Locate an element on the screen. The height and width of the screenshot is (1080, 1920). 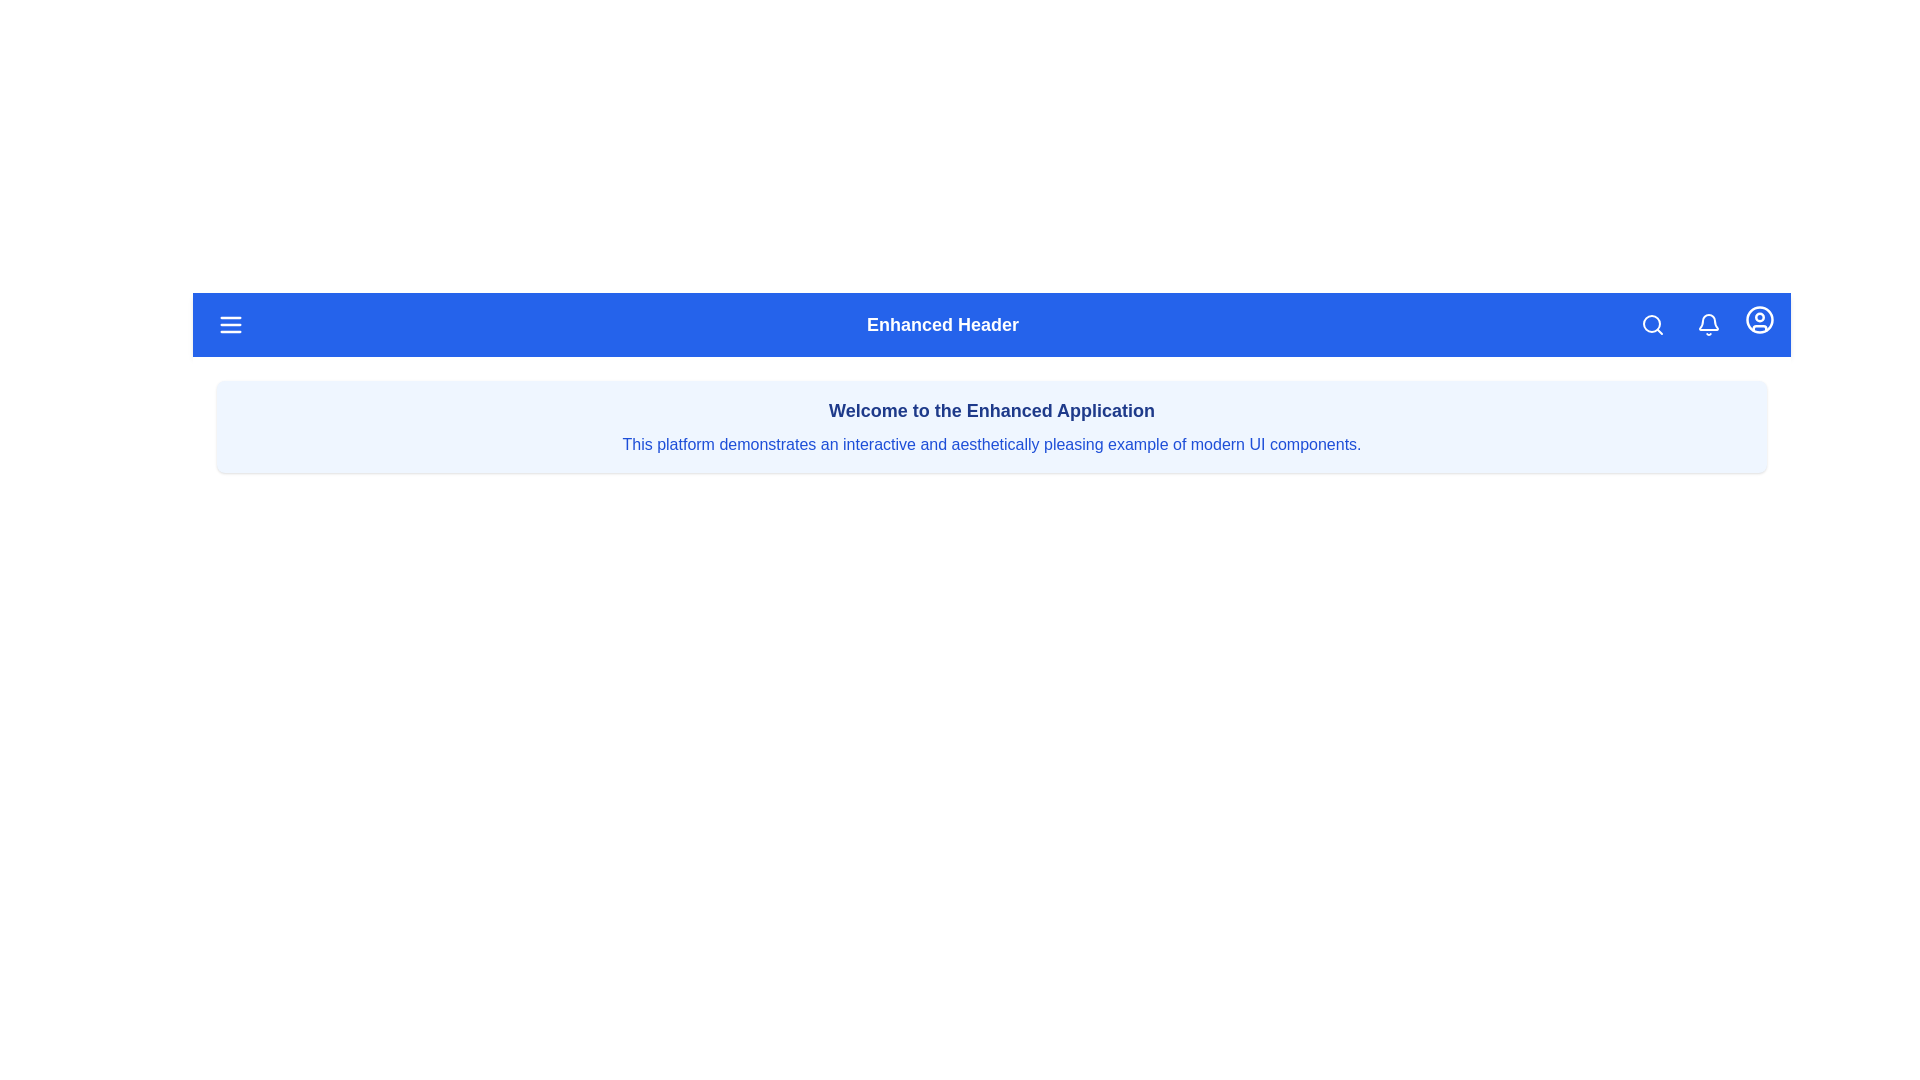
the menu button to open the menu is located at coordinates (230, 323).